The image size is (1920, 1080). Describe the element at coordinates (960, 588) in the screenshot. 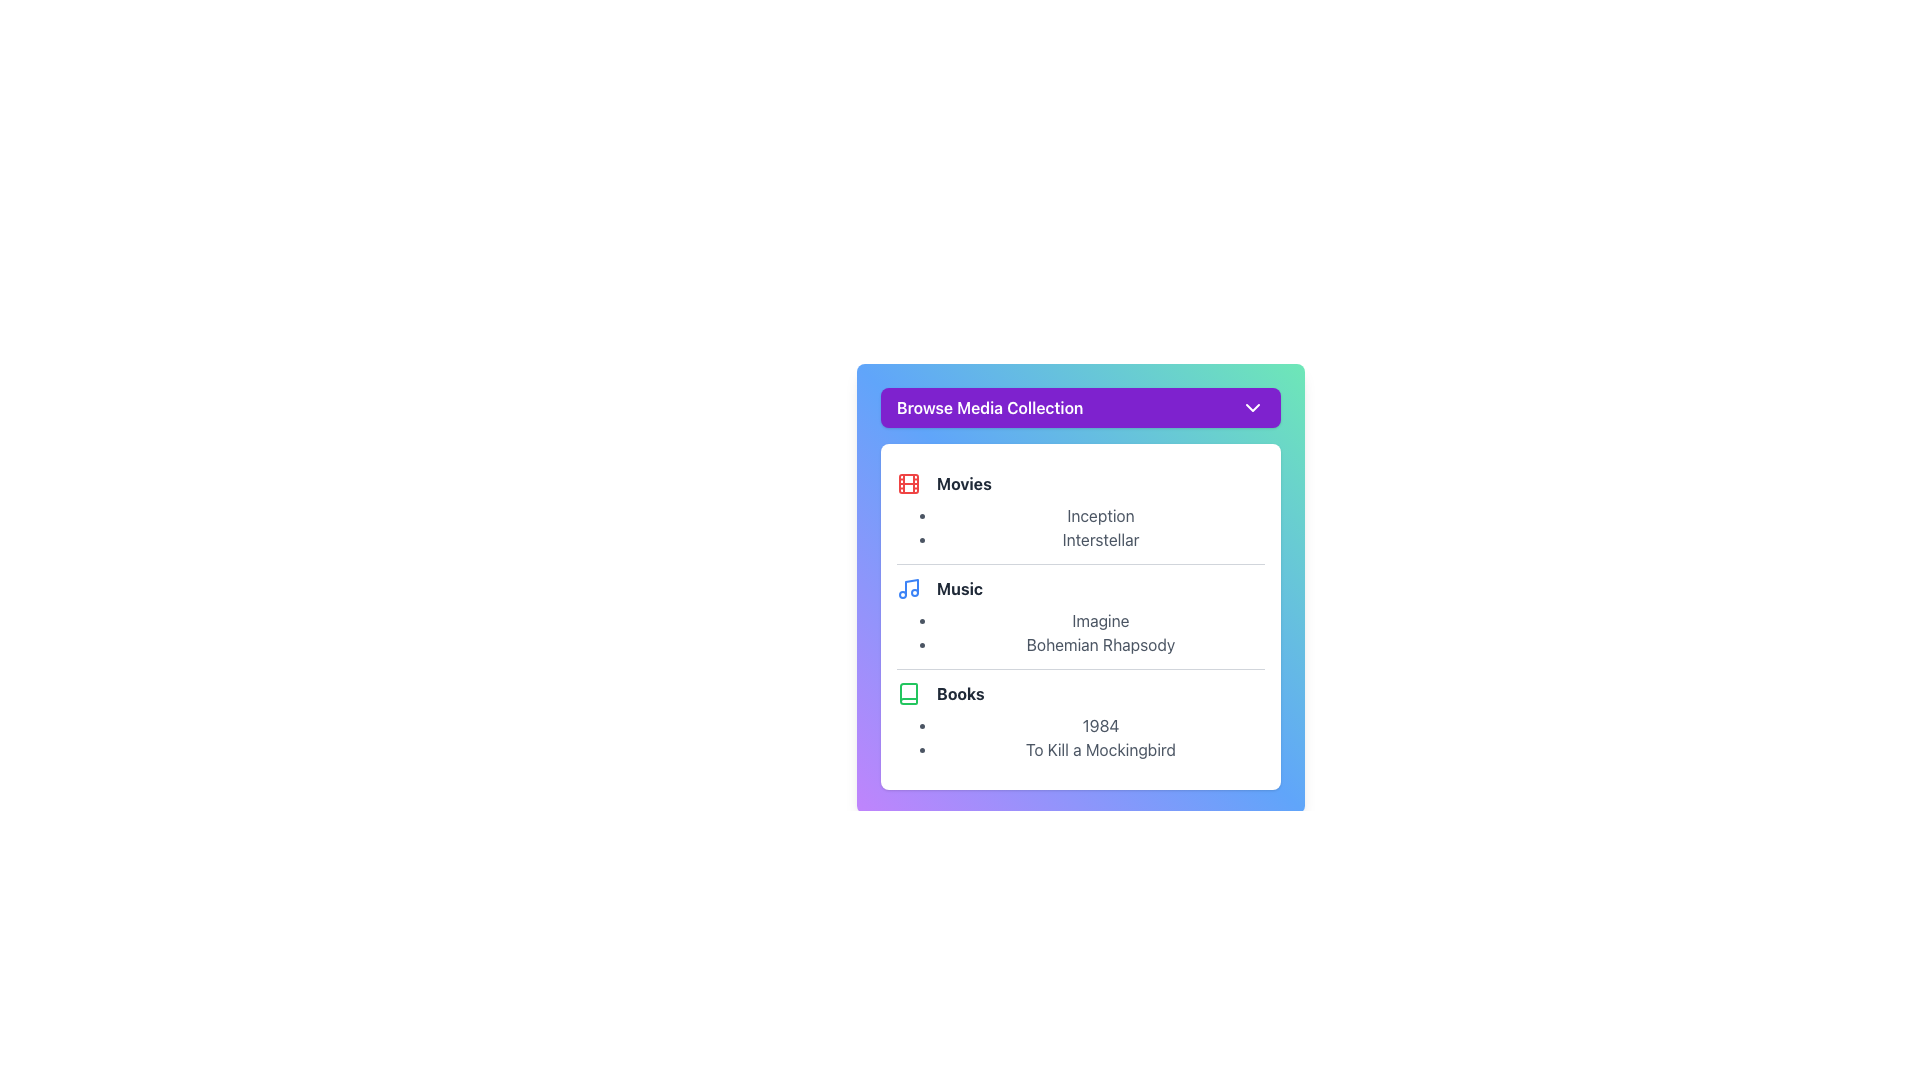

I see `the 'Music' category label in the media browsing interface, which is positioned horizontally to the right of a musical note icon and vertically aligned with the 'Movies' and 'Books' categories` at that location.